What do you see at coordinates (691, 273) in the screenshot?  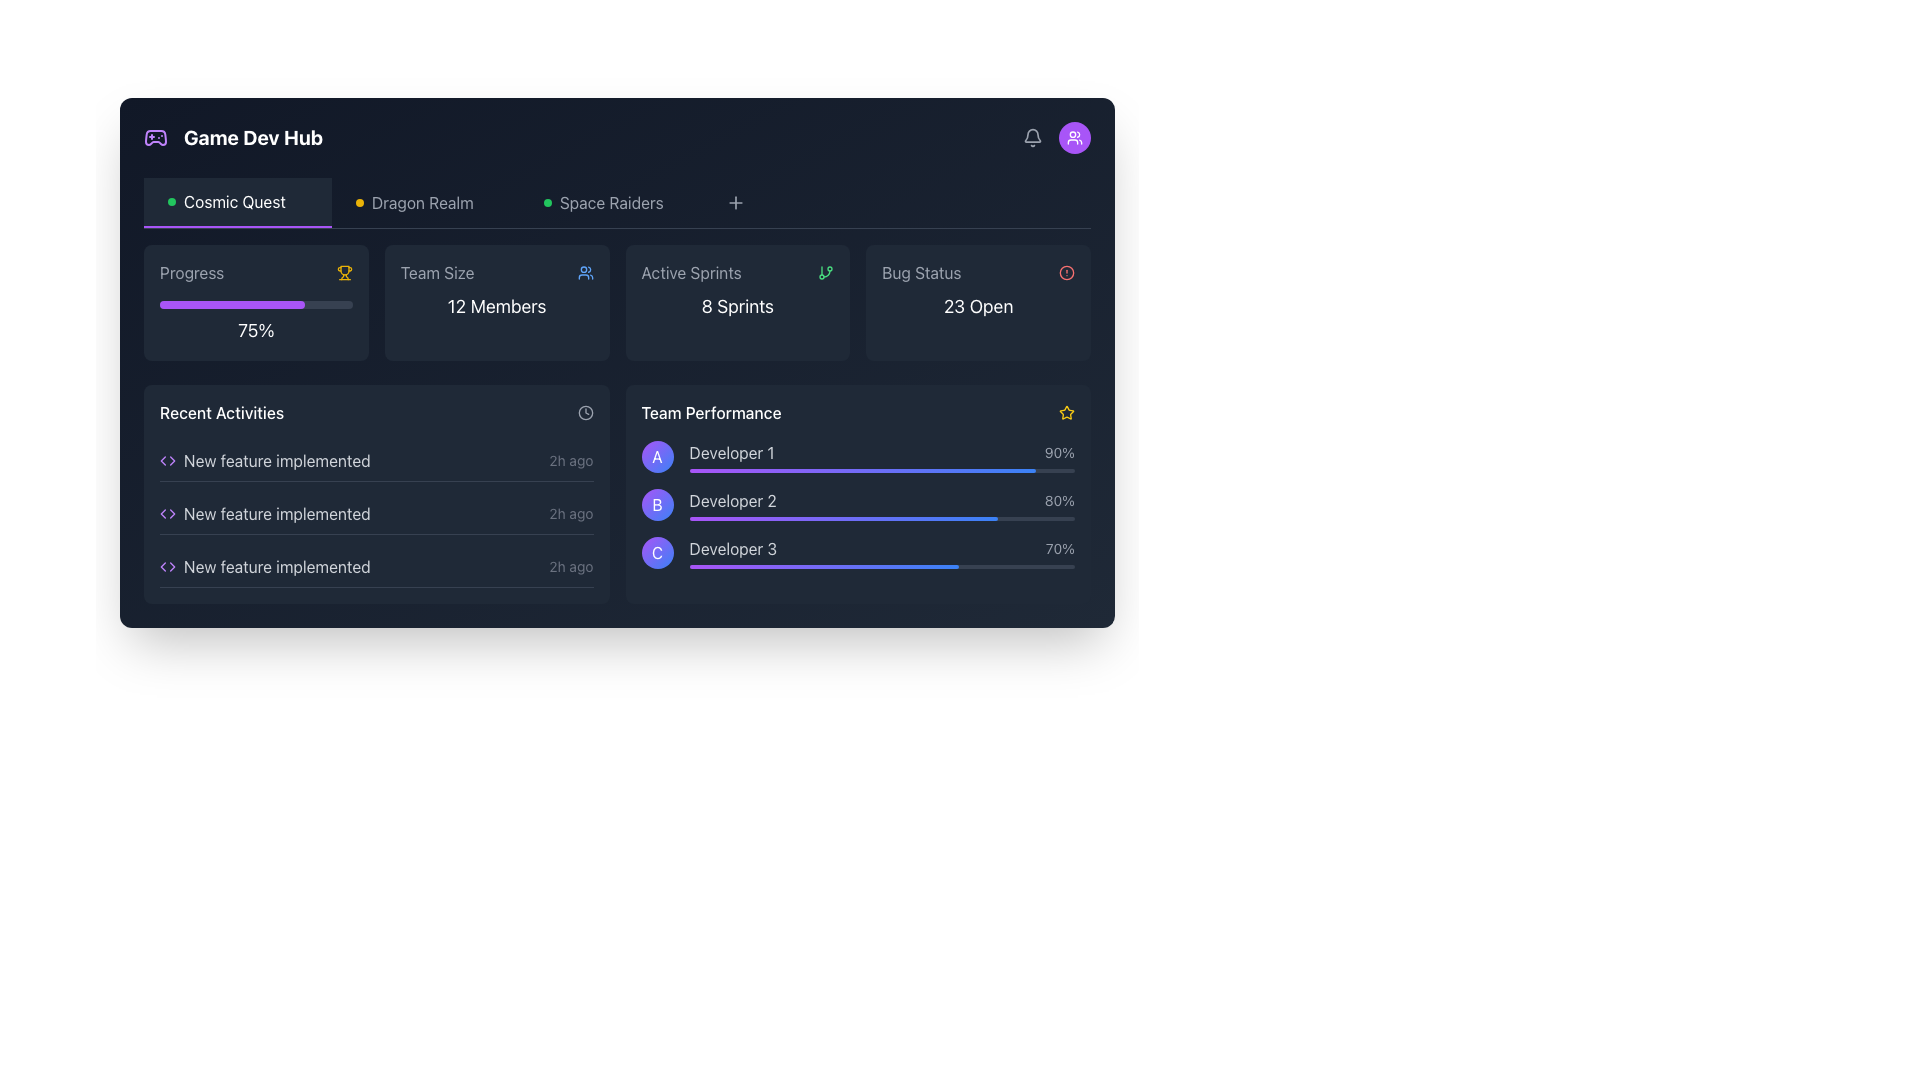 I see `the label indicating the title of the associated content related to the number of active sprints, located in the top-center area of the interface within the 'Active Sprints' card` at bounding box center [691, 273].